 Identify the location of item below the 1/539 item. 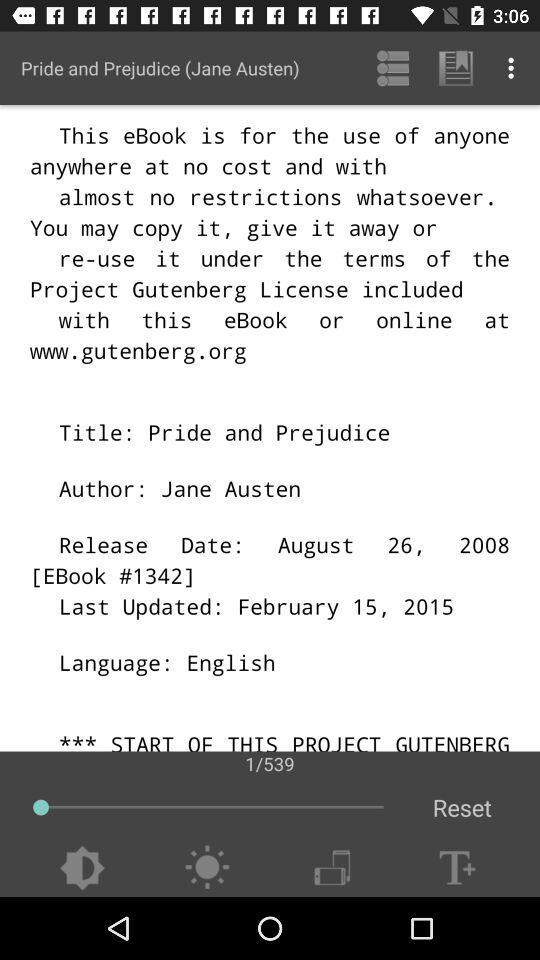
(462, 807).